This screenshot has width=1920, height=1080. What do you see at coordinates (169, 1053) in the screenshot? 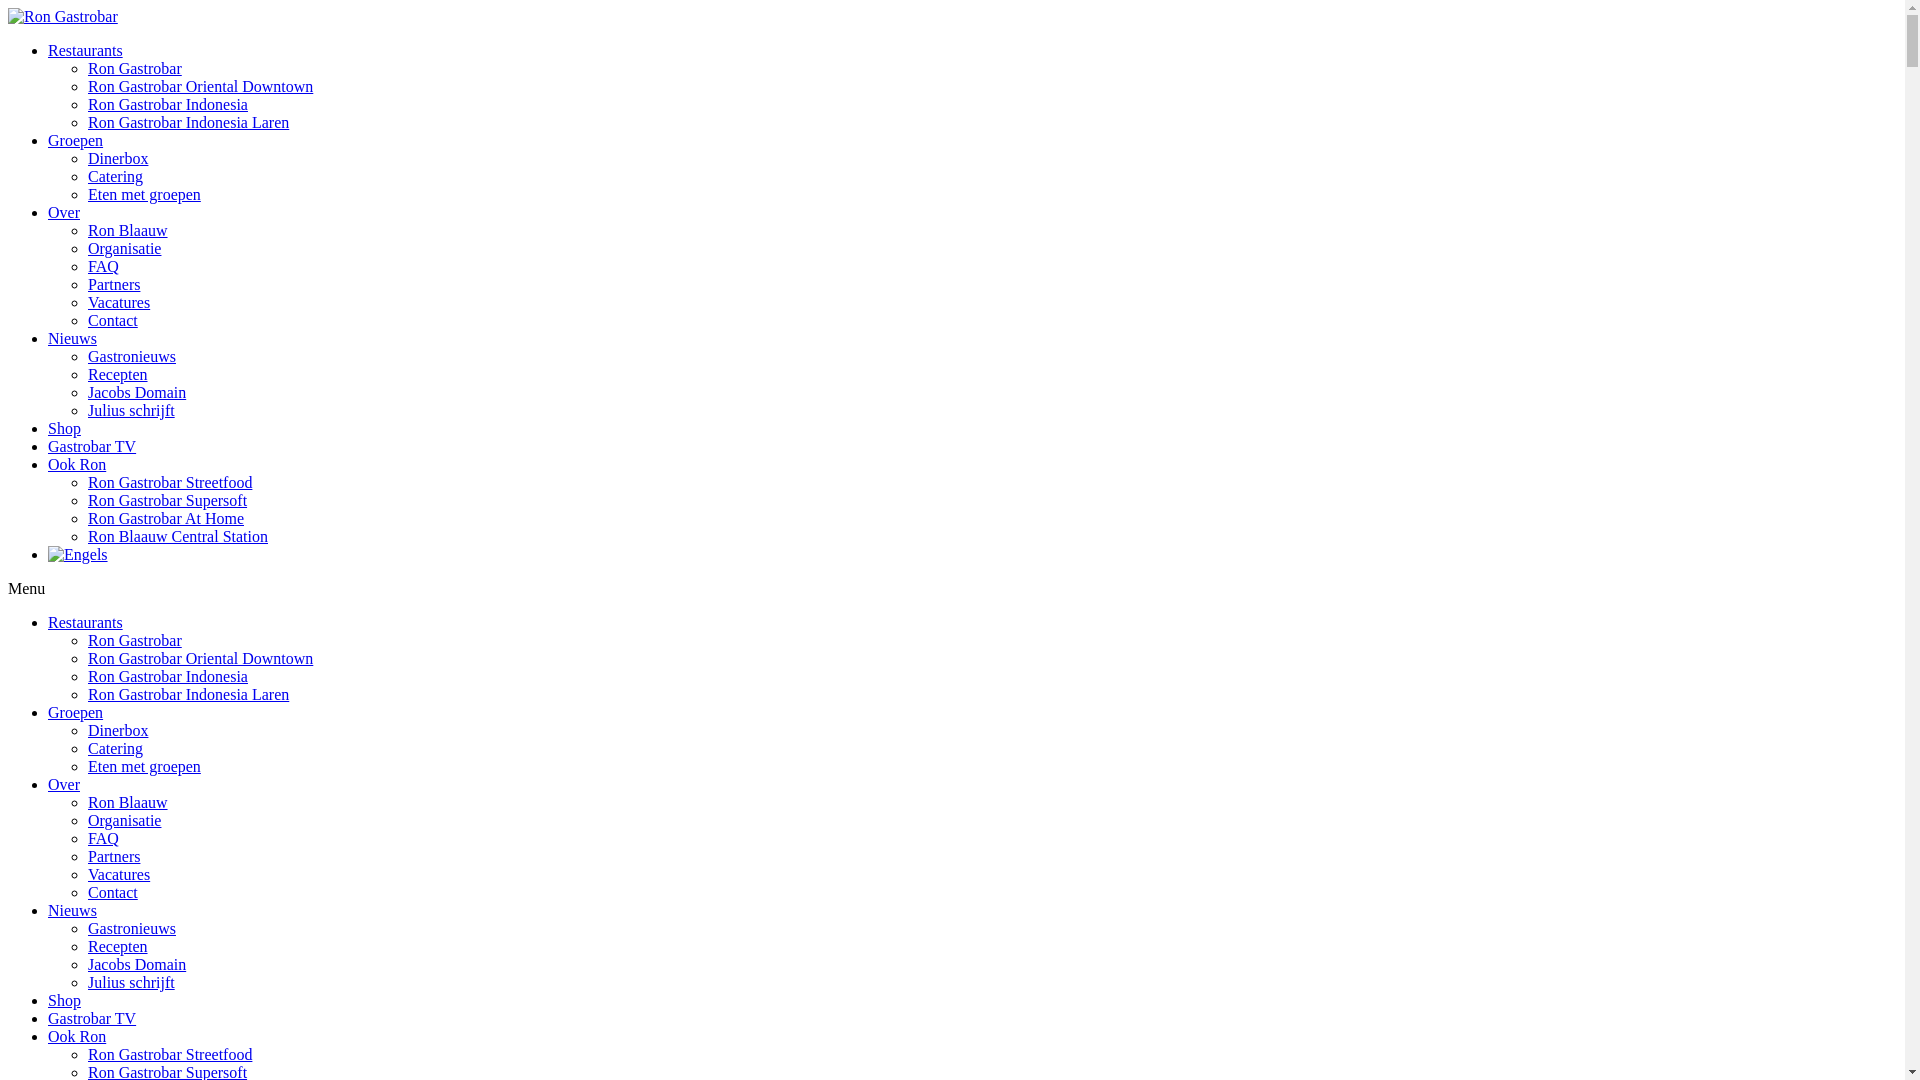
I see `'Ron Gastrobar Streetfood'` at bounding box center [169, 1053].